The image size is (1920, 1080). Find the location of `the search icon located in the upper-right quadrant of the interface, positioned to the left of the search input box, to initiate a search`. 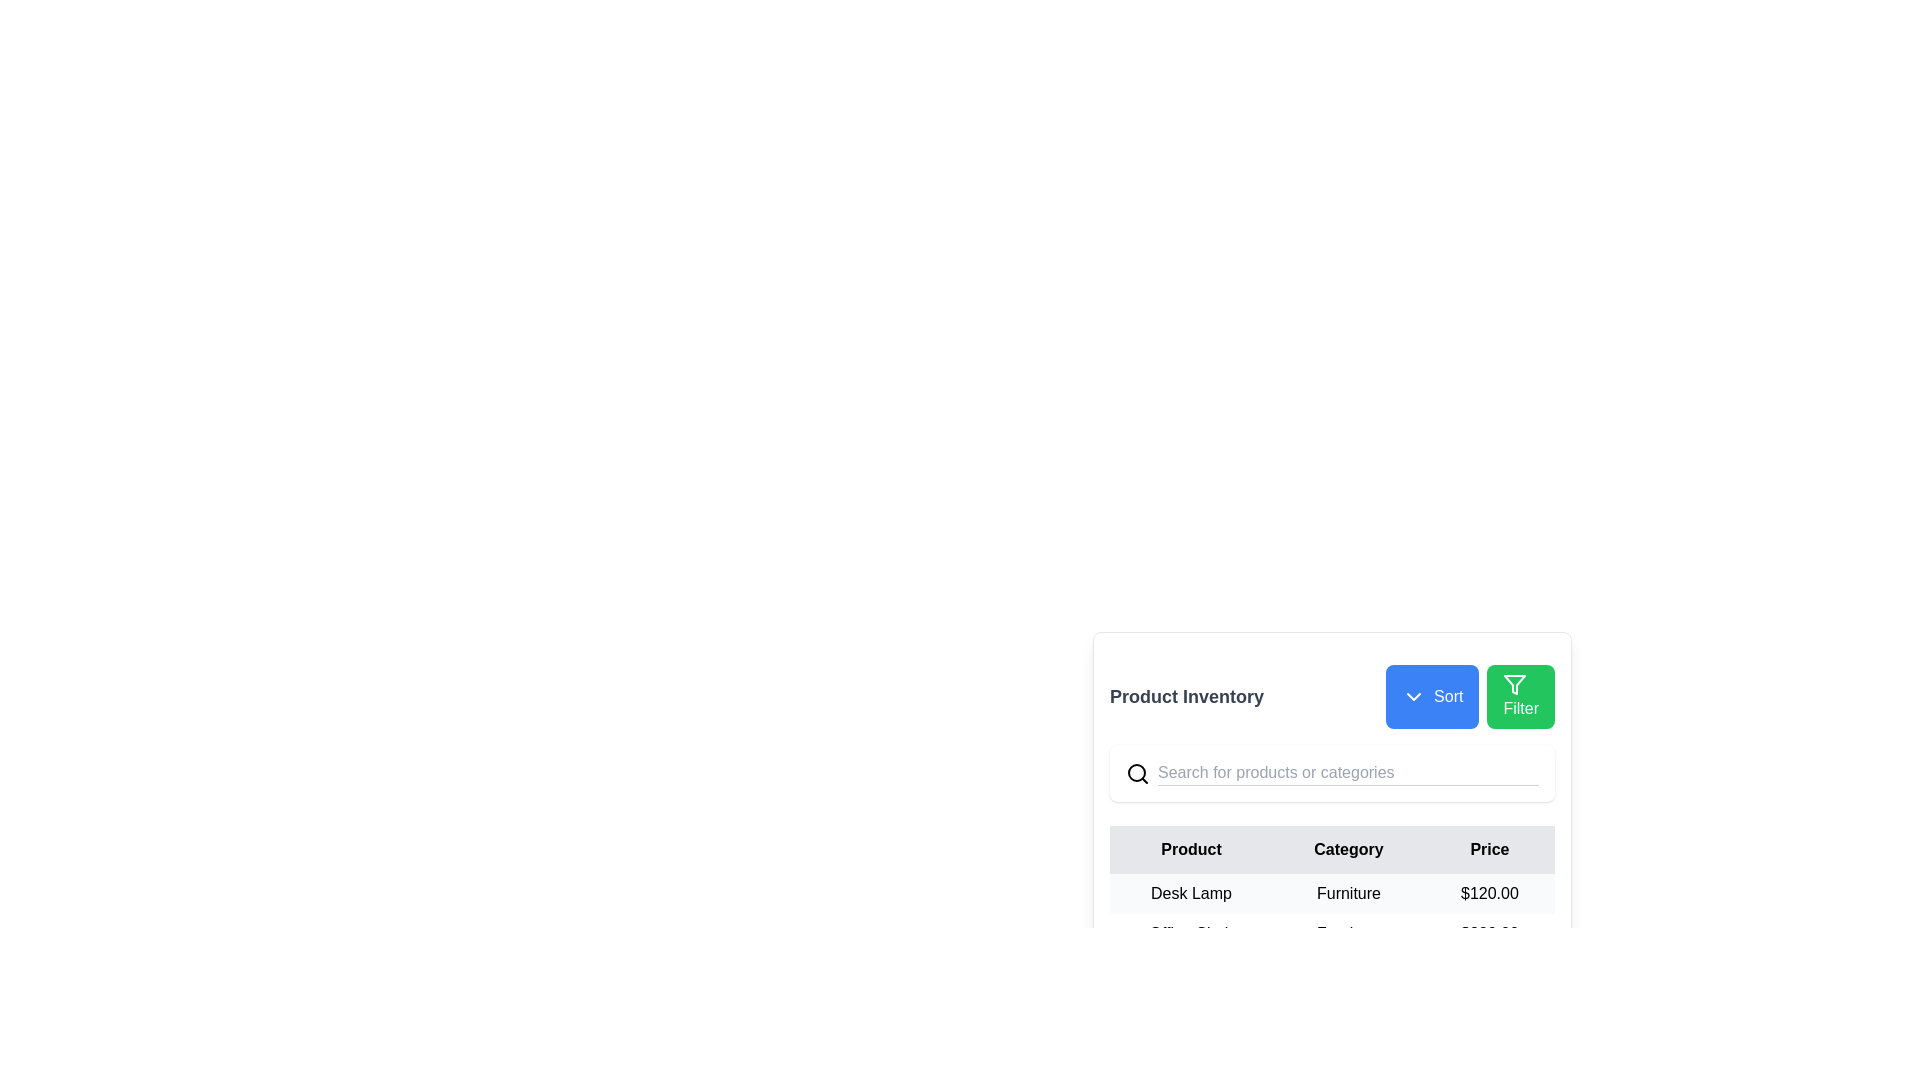

the search icon located in the upper-right quadrant of the interface, positioned to the left of the search input box, to initiate a search is located at coordinates (1137, 771).